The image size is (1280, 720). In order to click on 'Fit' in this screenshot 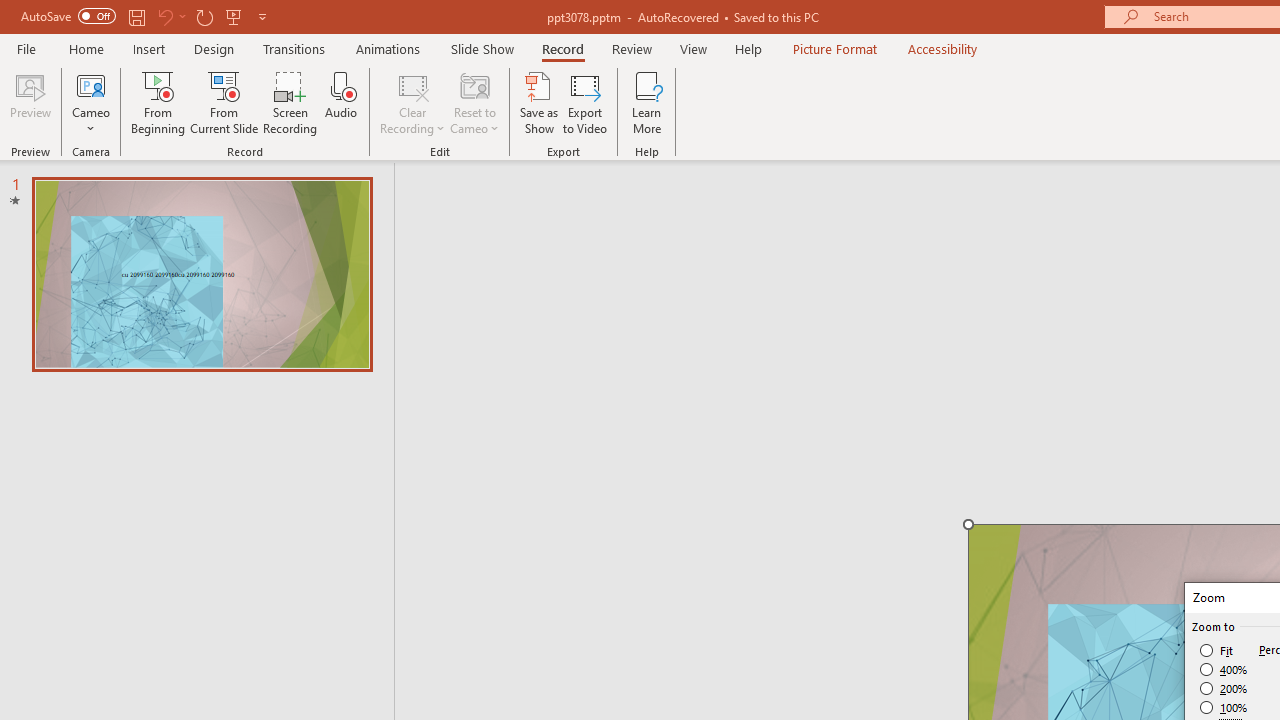, I will do `click(1216, 650)`.